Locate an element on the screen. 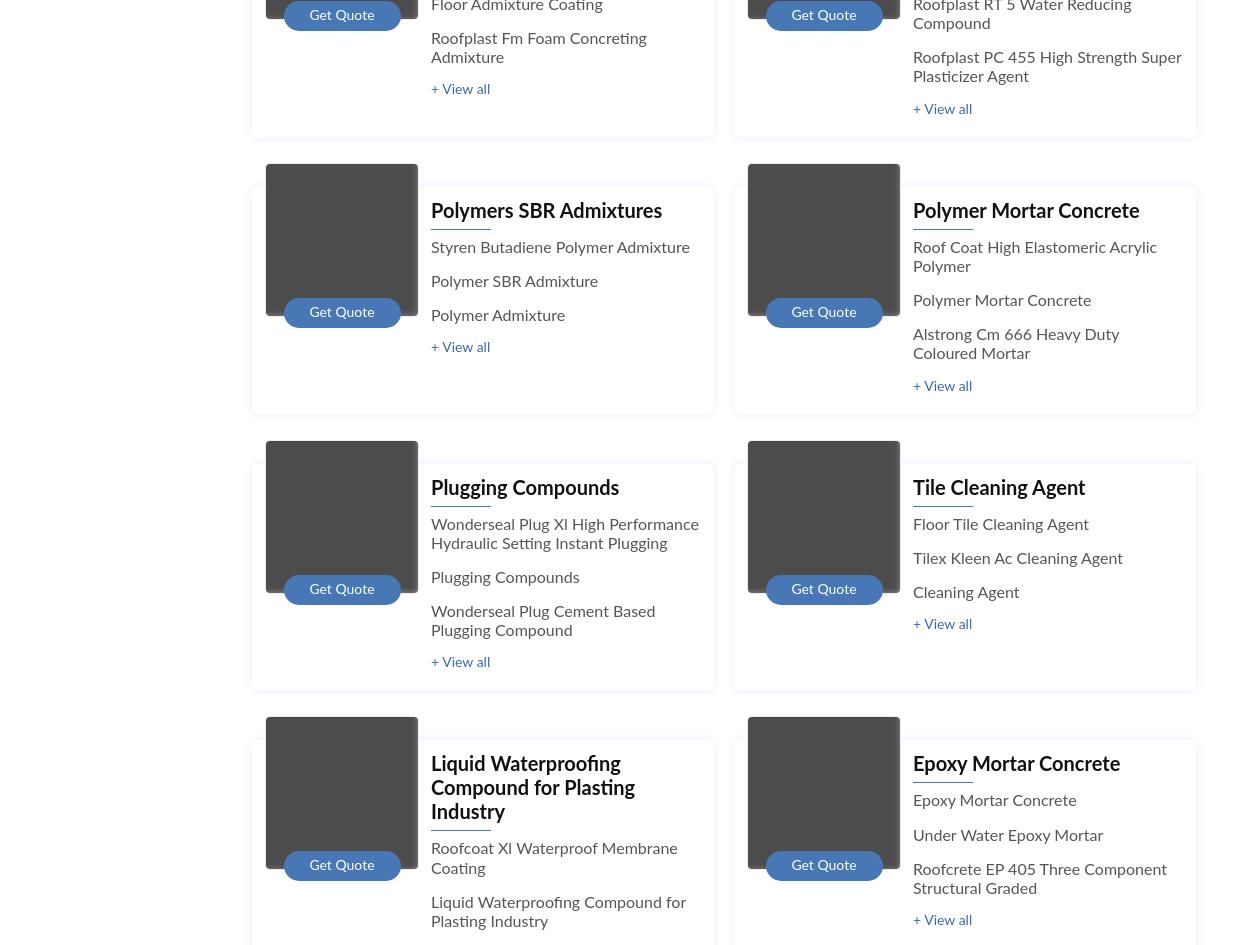 The width and height of the screenshot is (1250, 945). 'Wonderseal Plug Xl High Performance Hydraulic Setting Instant Plugging' is located at coordinates (563, 532).